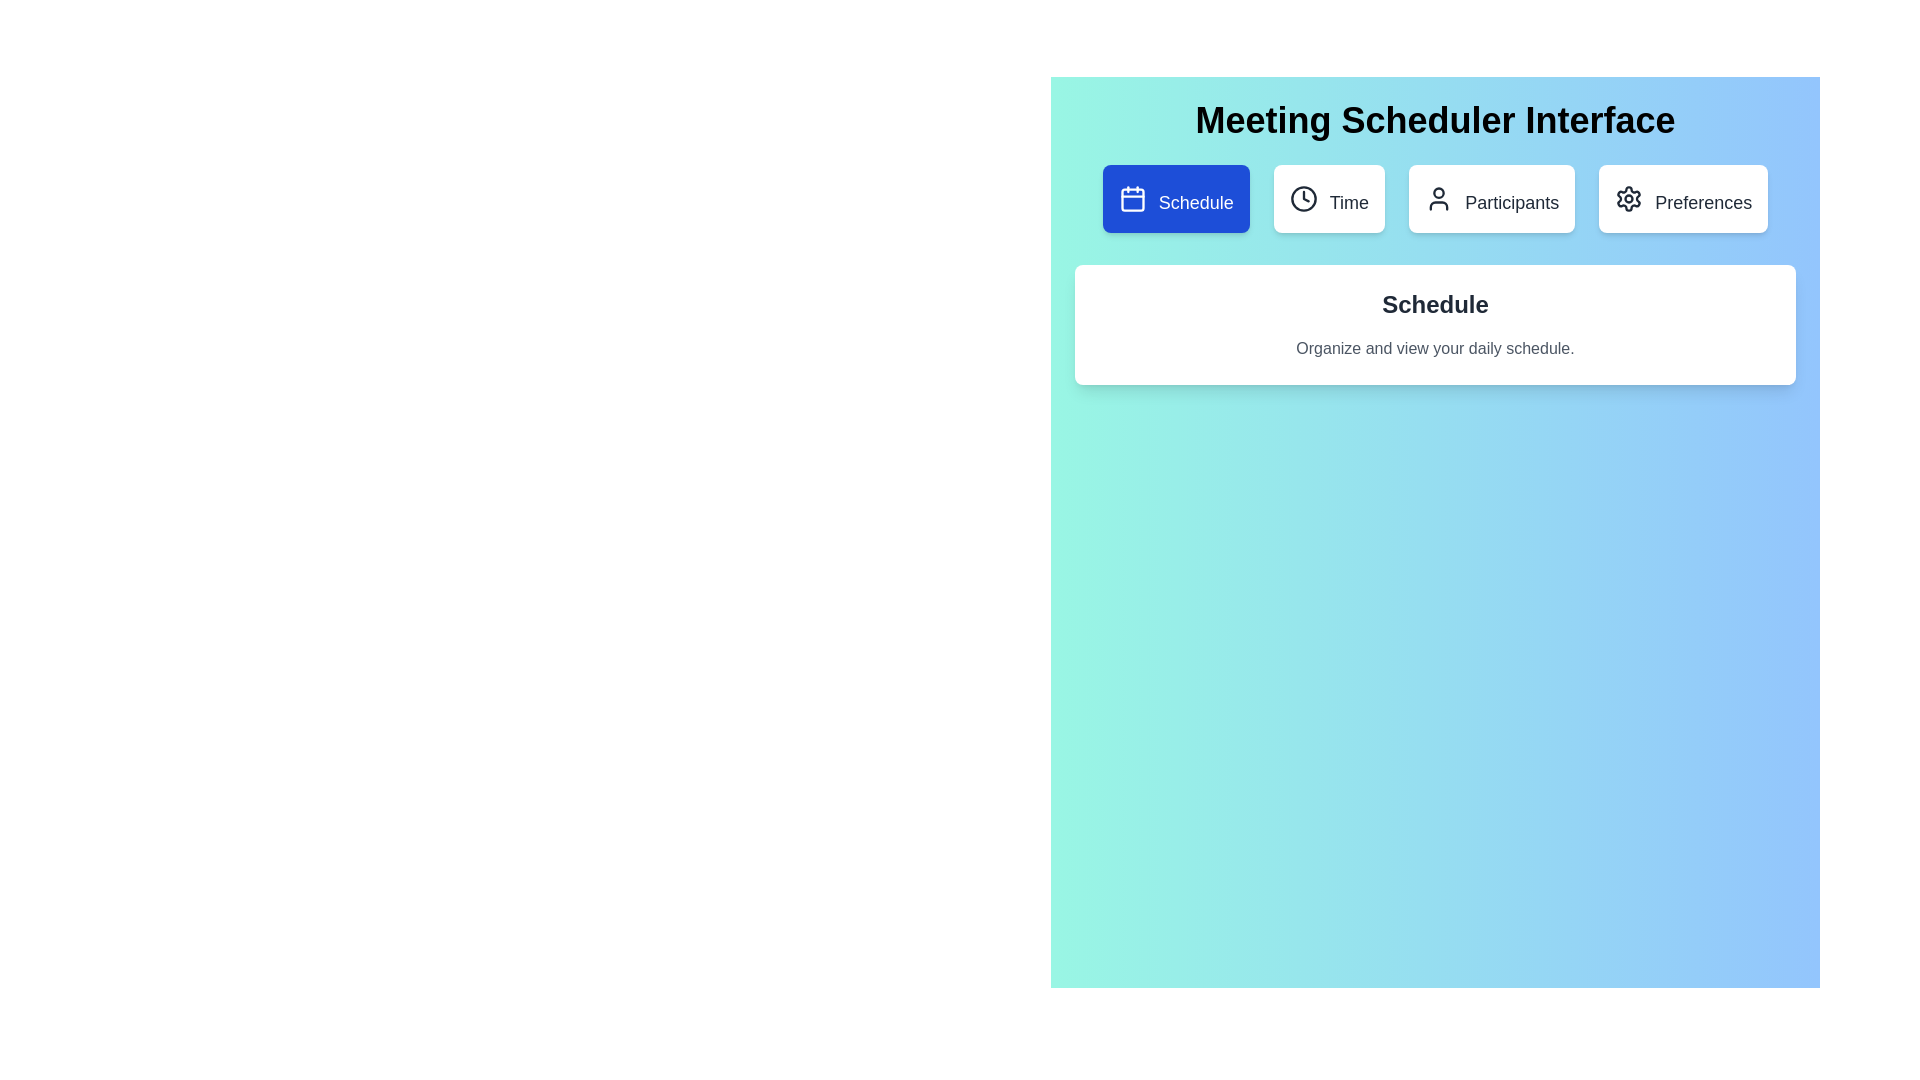 The image size is (1920, 1080). What do you see at coordinates (1434, 120) in the screenshot?
I see `the static header text element displaying 'Meeting Scheduler Interface'` at bounding box center [1434, 120].